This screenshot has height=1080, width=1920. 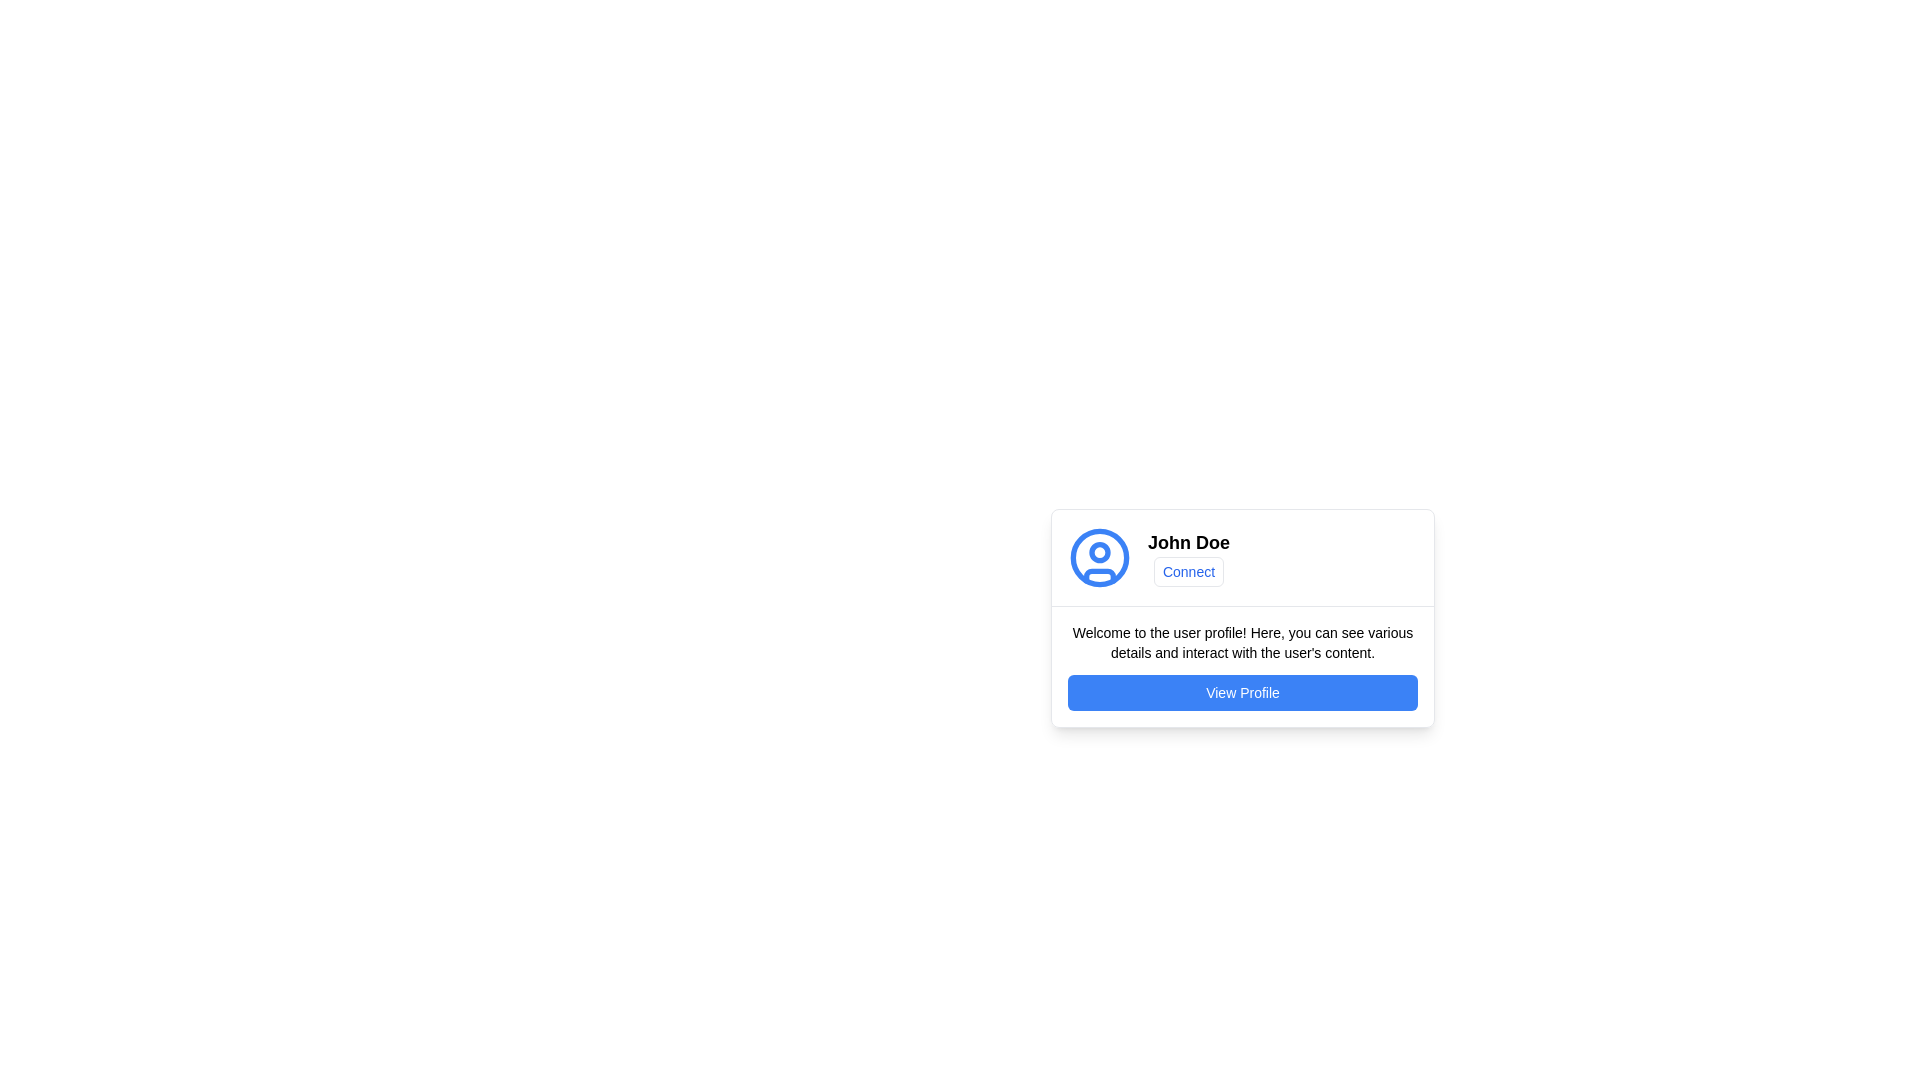 What do you see at coordinates (1242, 666) in the screenshot?
I see `text description located in the user profile card, positioned below the 'John Doe' title and 'Connect' button` at bounding box center [1242, 666].